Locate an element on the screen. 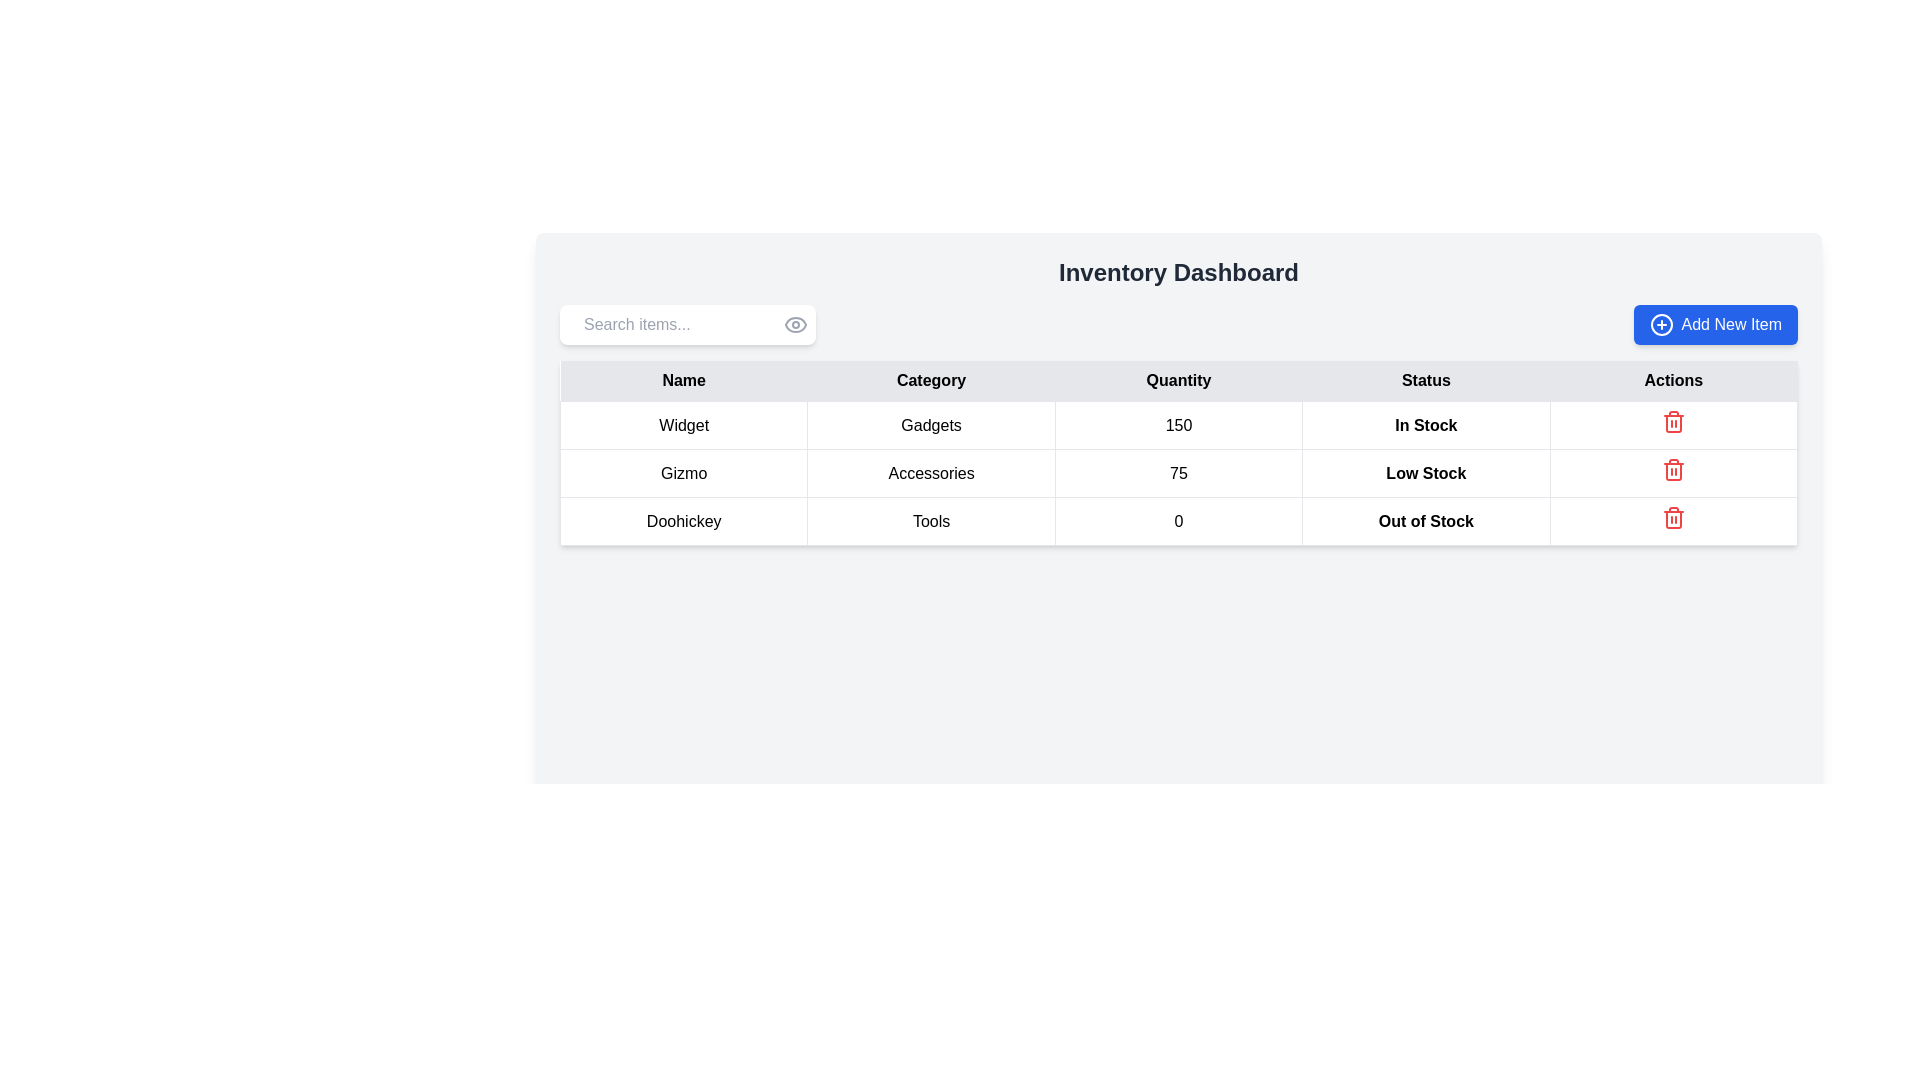 This screenshot has width=1920, height=1080. the table cell containing the number '150', which is the third cell in the row labeled 'Widget' under the 'Quantity' column is located at coordinates (1179, 424).